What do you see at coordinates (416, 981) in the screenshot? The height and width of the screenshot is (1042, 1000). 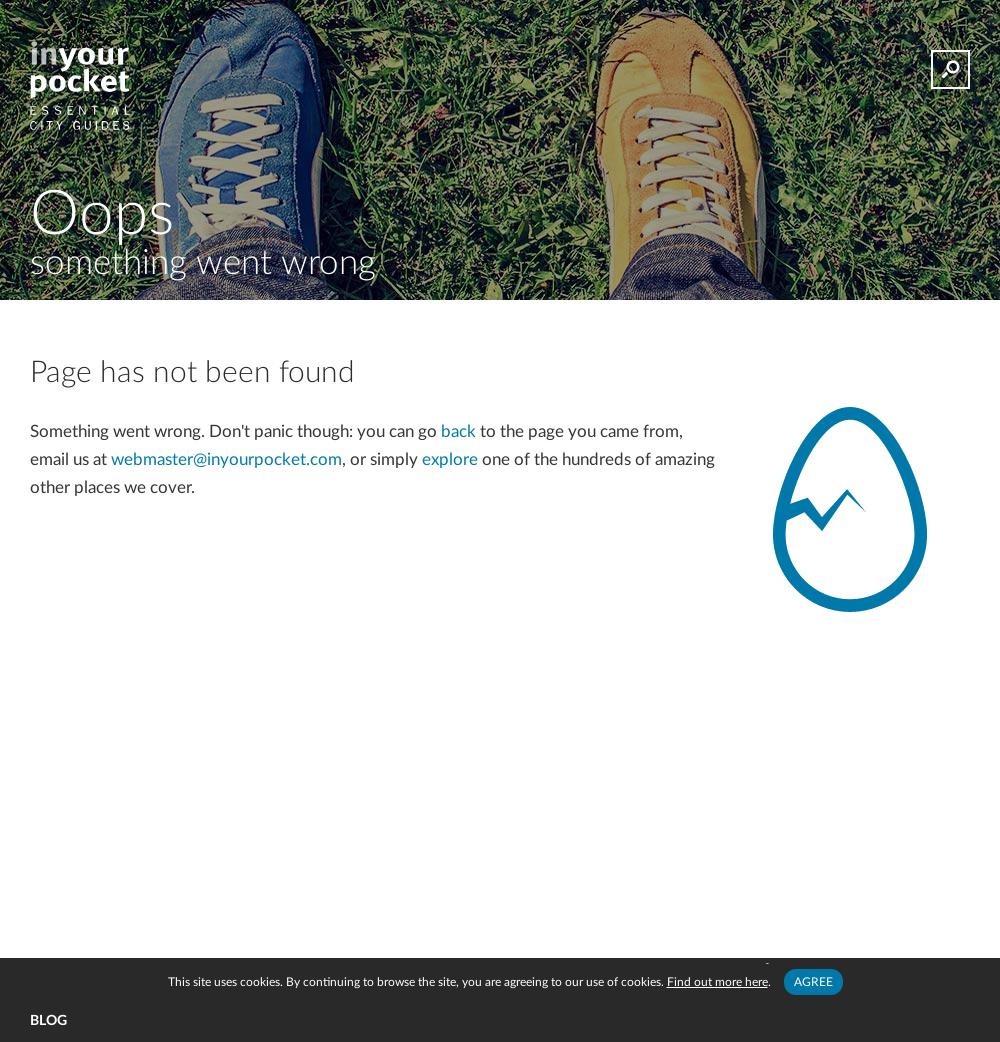 I see `'This site uses cookies. By continuing to browse the site, you are agreeing to our use of cookies.'` at bounding box center [416, 981].